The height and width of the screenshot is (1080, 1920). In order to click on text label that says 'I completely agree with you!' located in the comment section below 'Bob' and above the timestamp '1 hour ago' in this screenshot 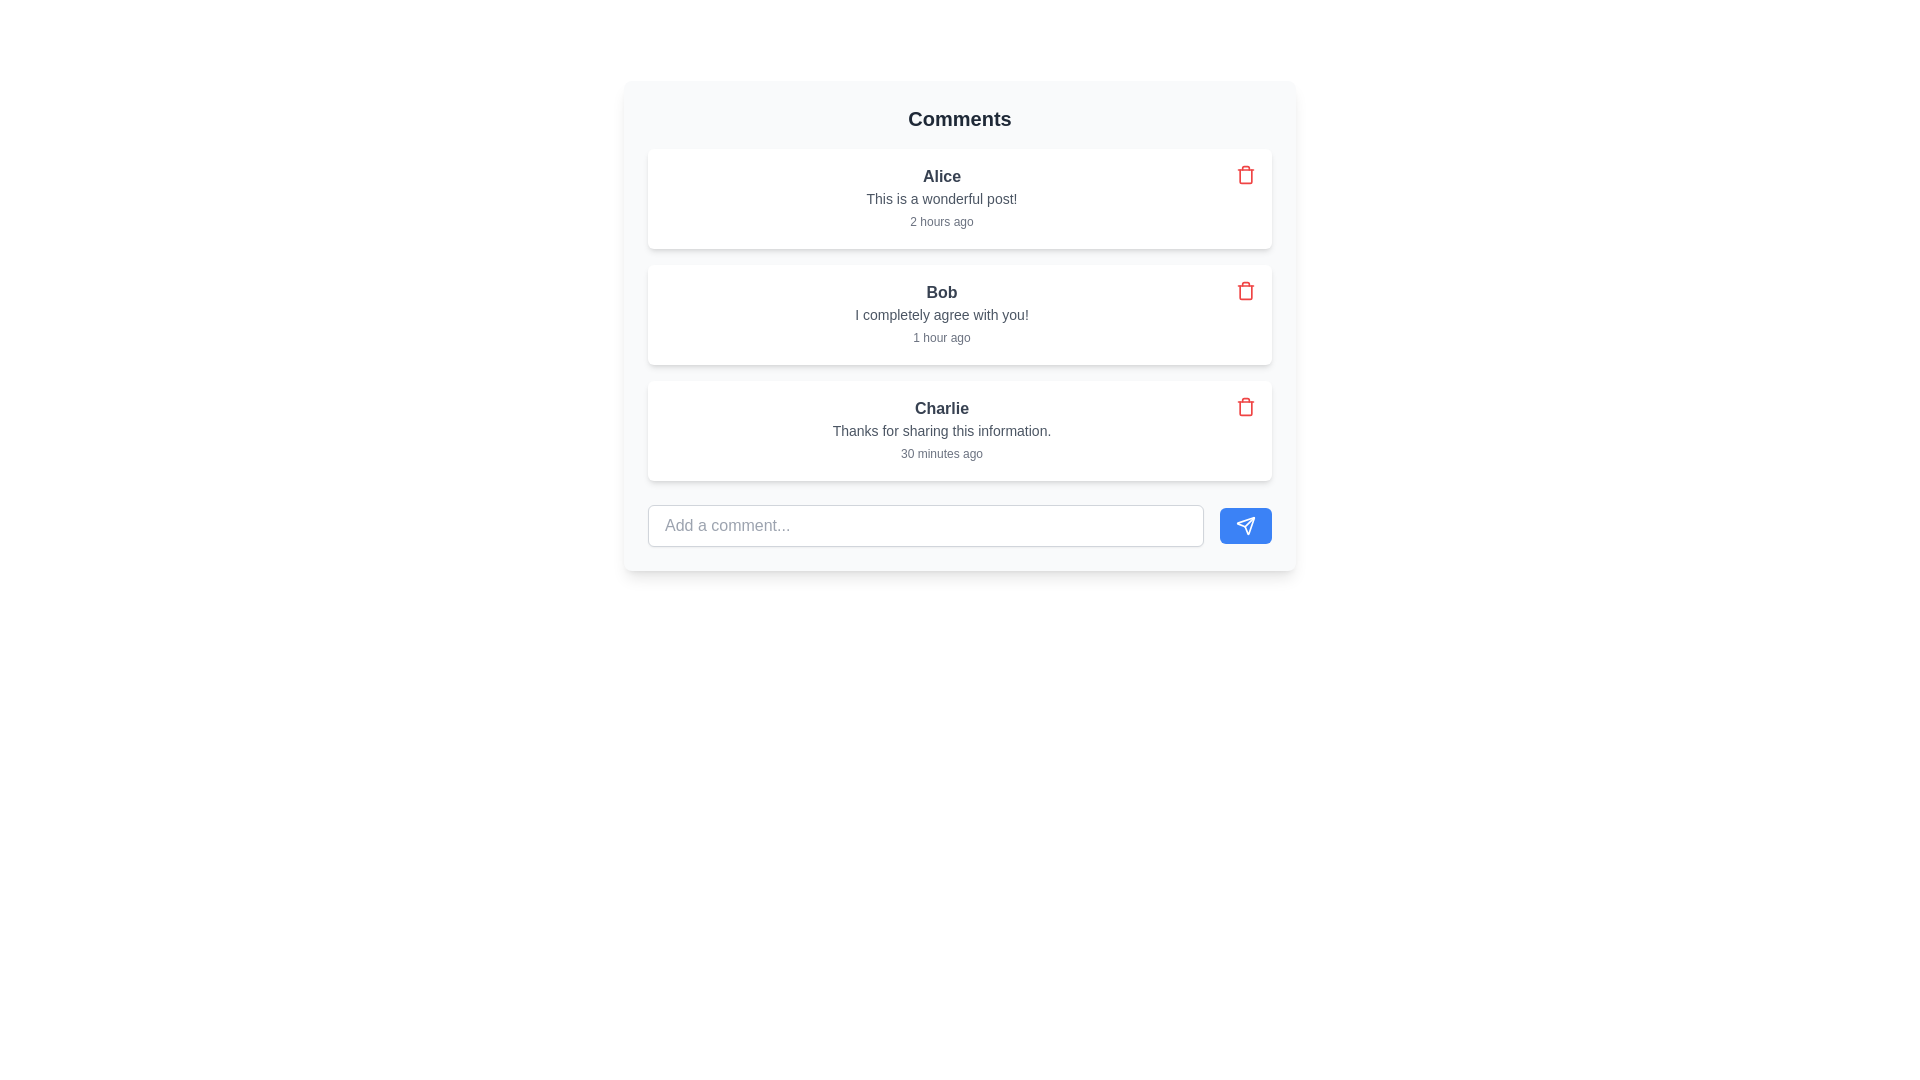, I will do `click(940, 315)`.